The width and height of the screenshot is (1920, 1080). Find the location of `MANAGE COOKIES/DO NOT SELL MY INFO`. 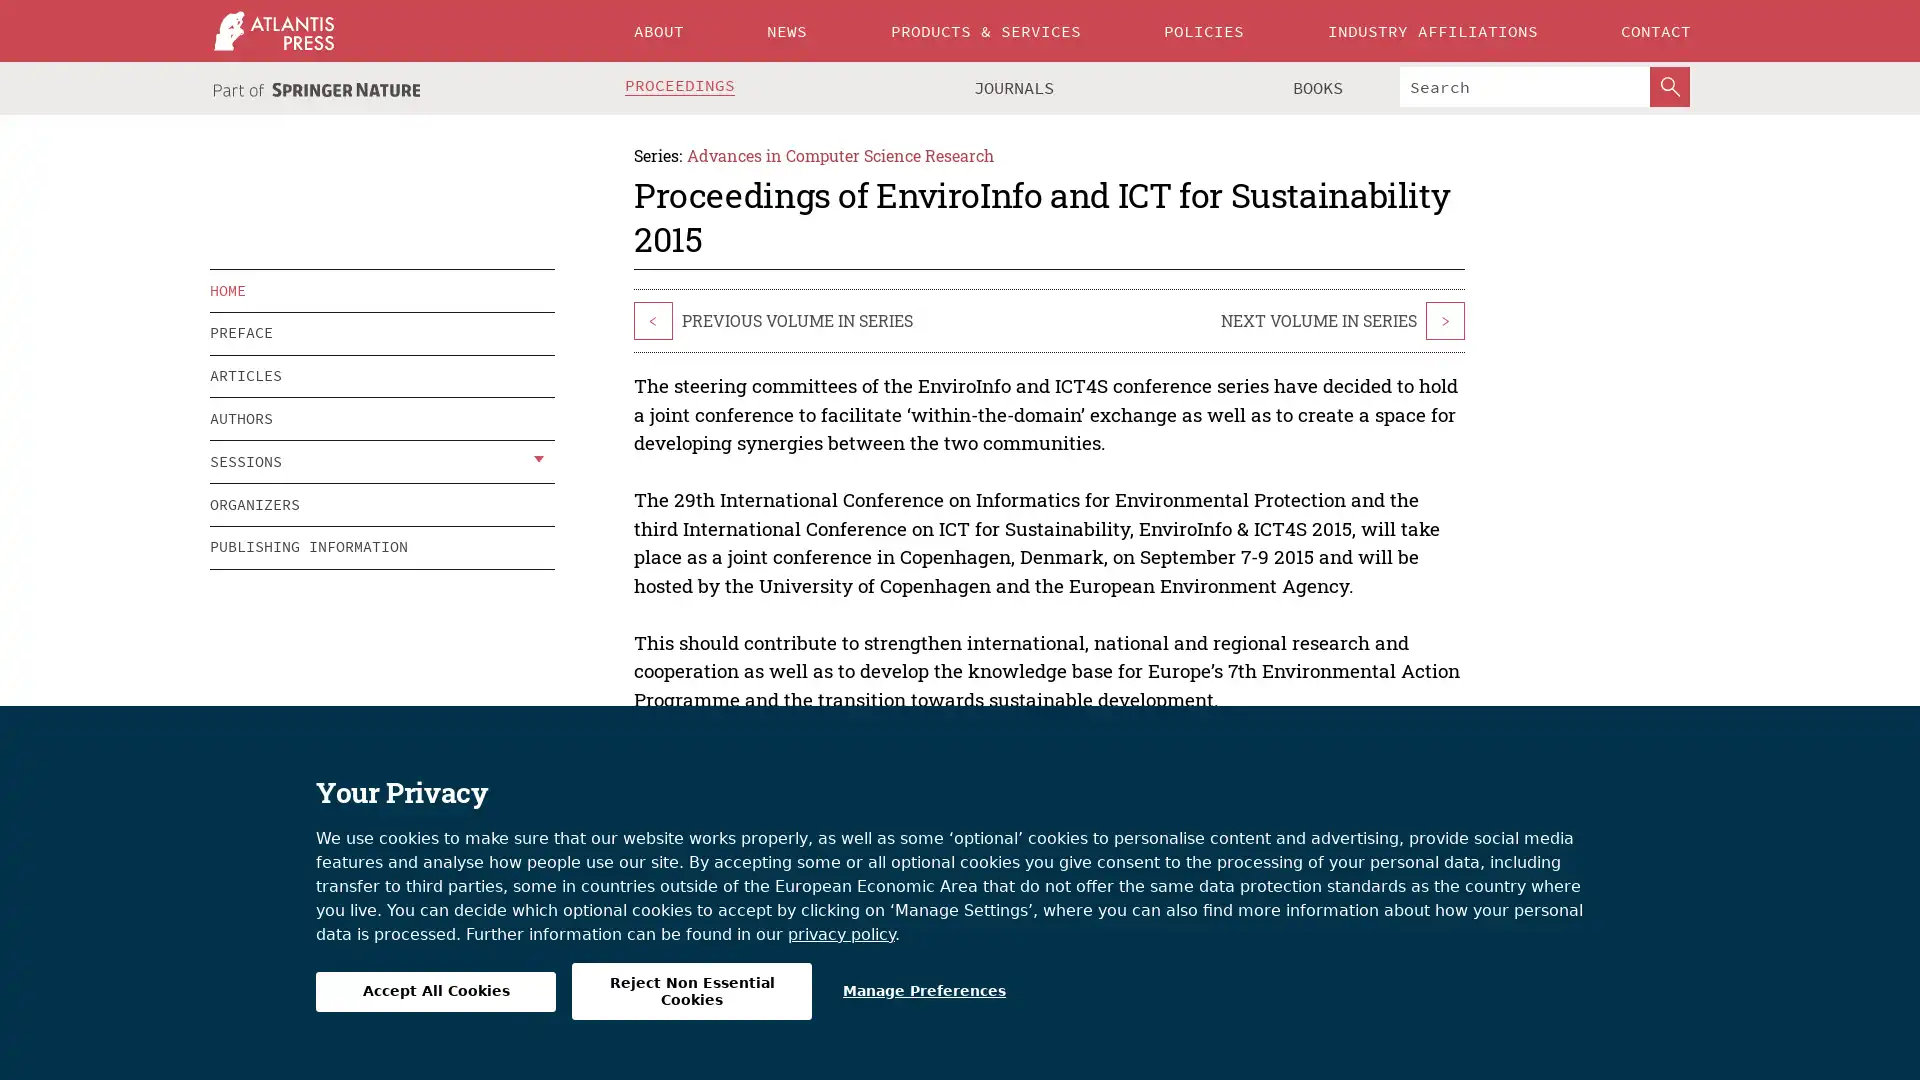

MANAGE COOKIES/DO NOT SELL MY INFO is located at coordinates (1117, 1028).